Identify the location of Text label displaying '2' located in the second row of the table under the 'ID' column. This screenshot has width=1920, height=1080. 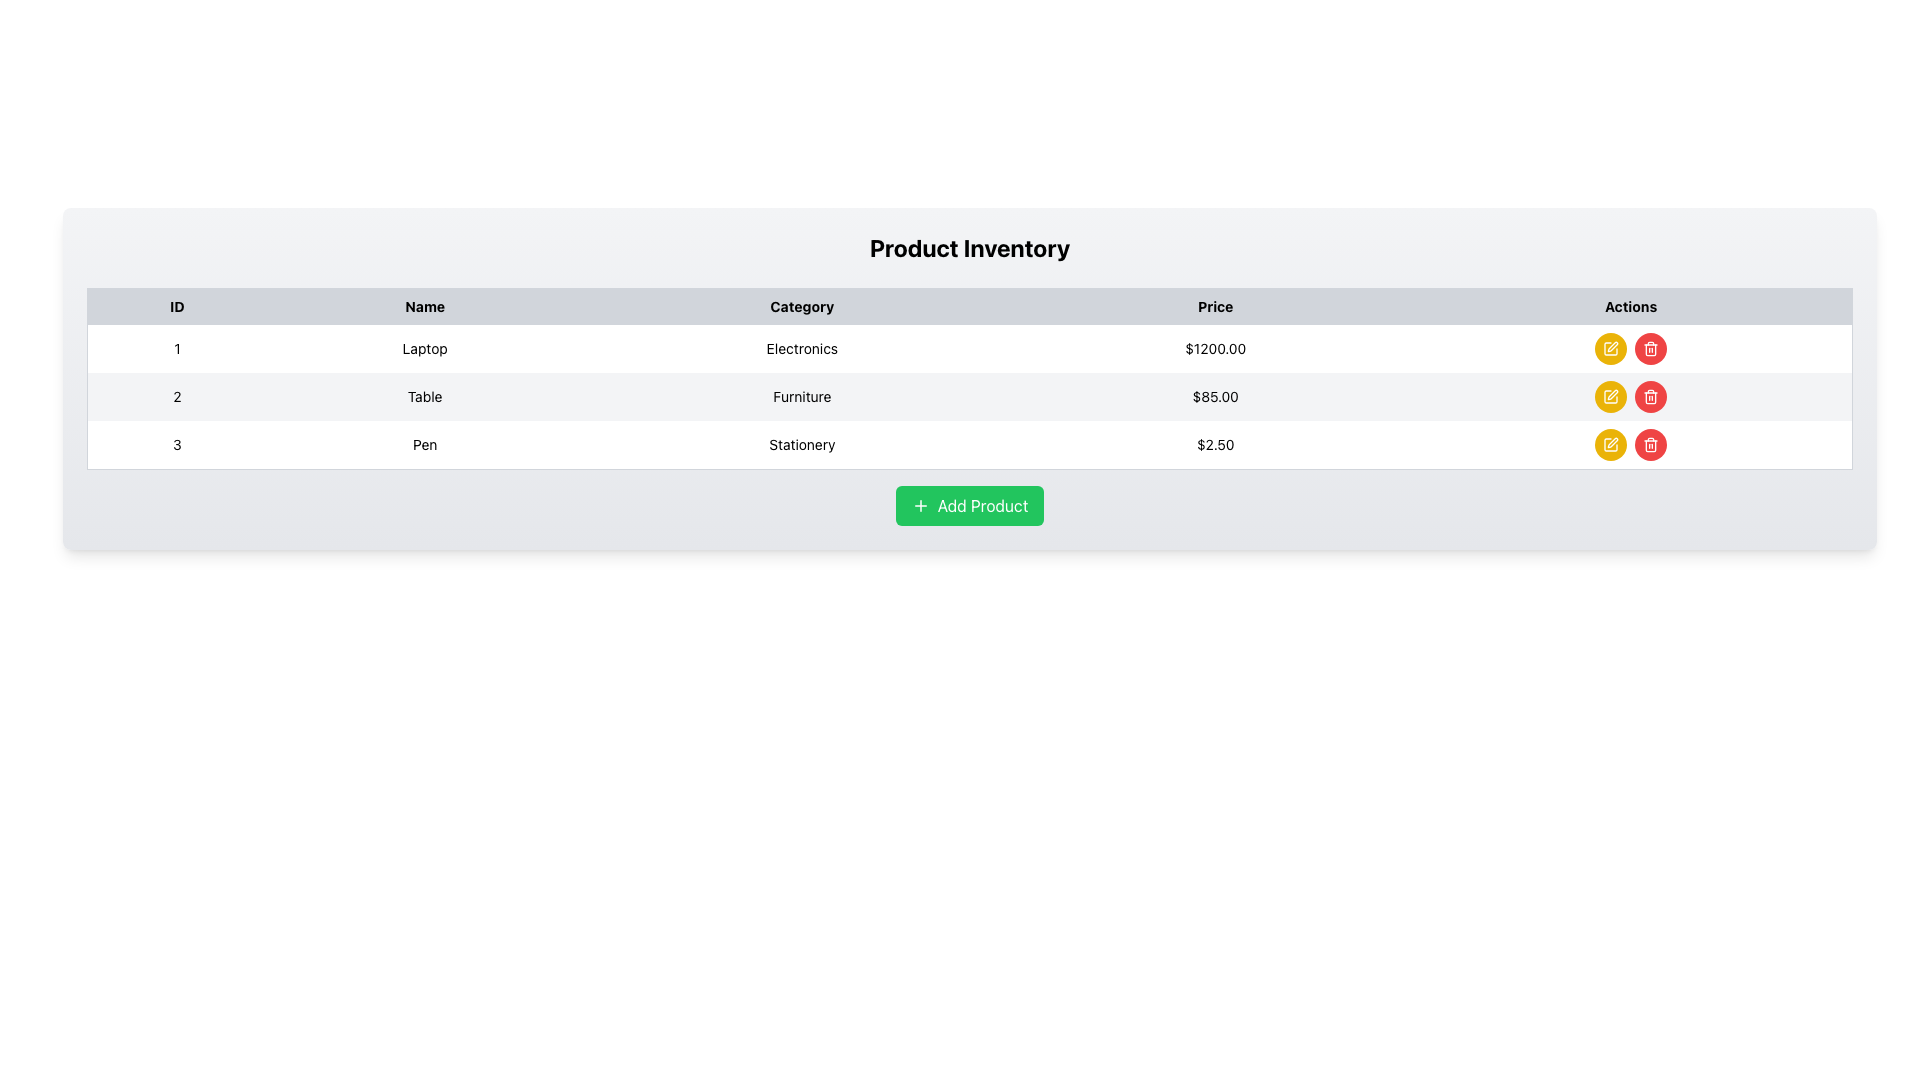
(177, 397).